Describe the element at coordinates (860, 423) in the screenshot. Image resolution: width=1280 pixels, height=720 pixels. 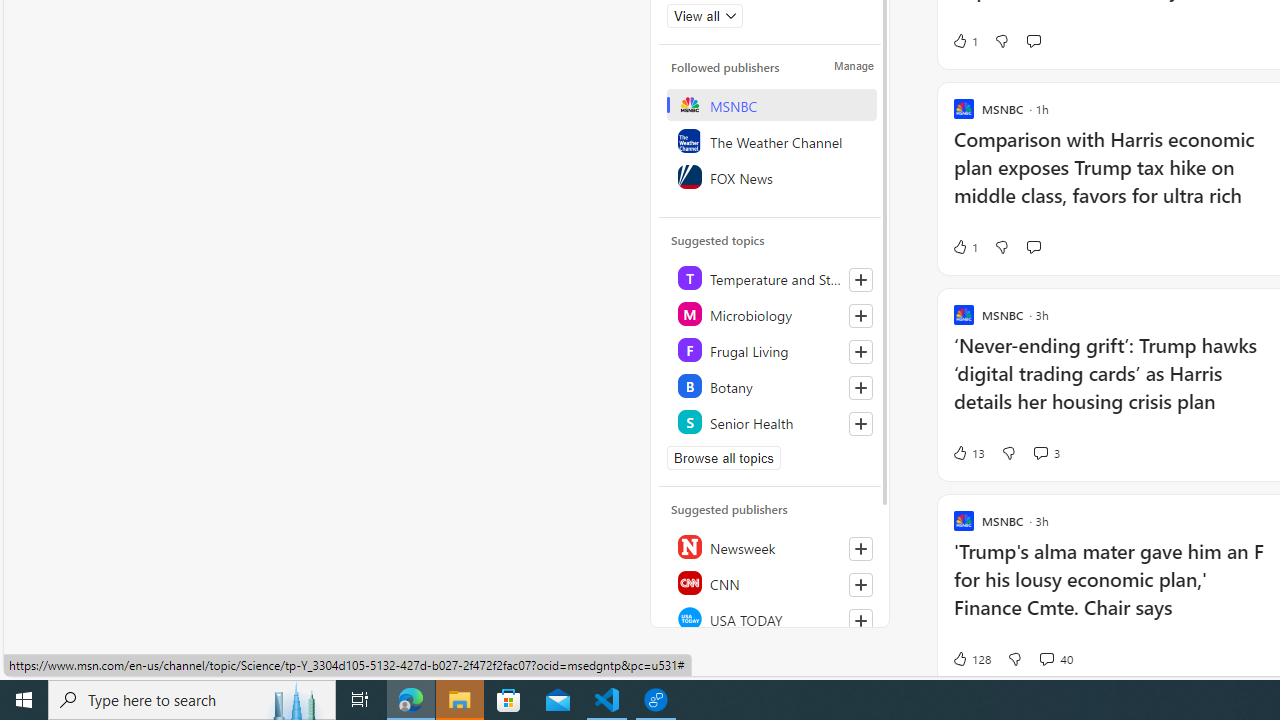
I see `'Follow this topic'` at that location.